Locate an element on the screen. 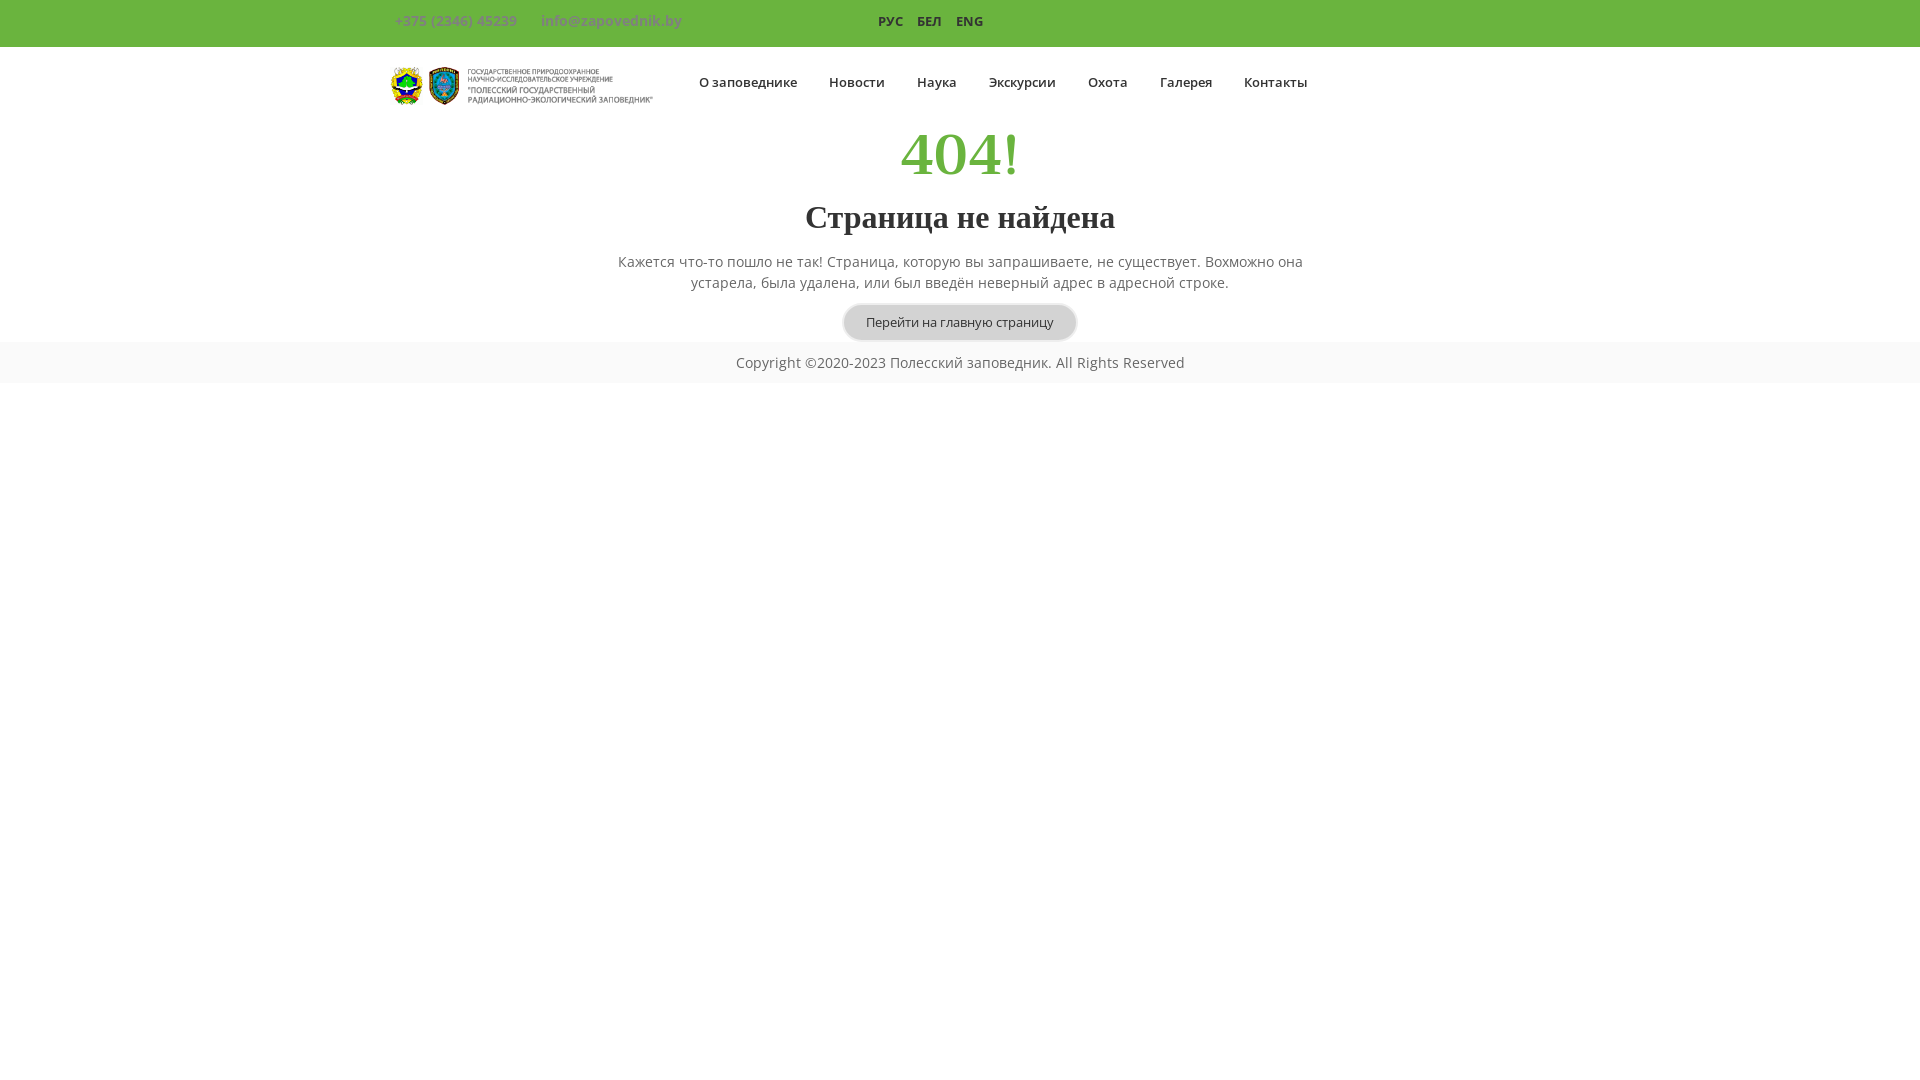  'Telegram' is located at coordinates (1507, 22).